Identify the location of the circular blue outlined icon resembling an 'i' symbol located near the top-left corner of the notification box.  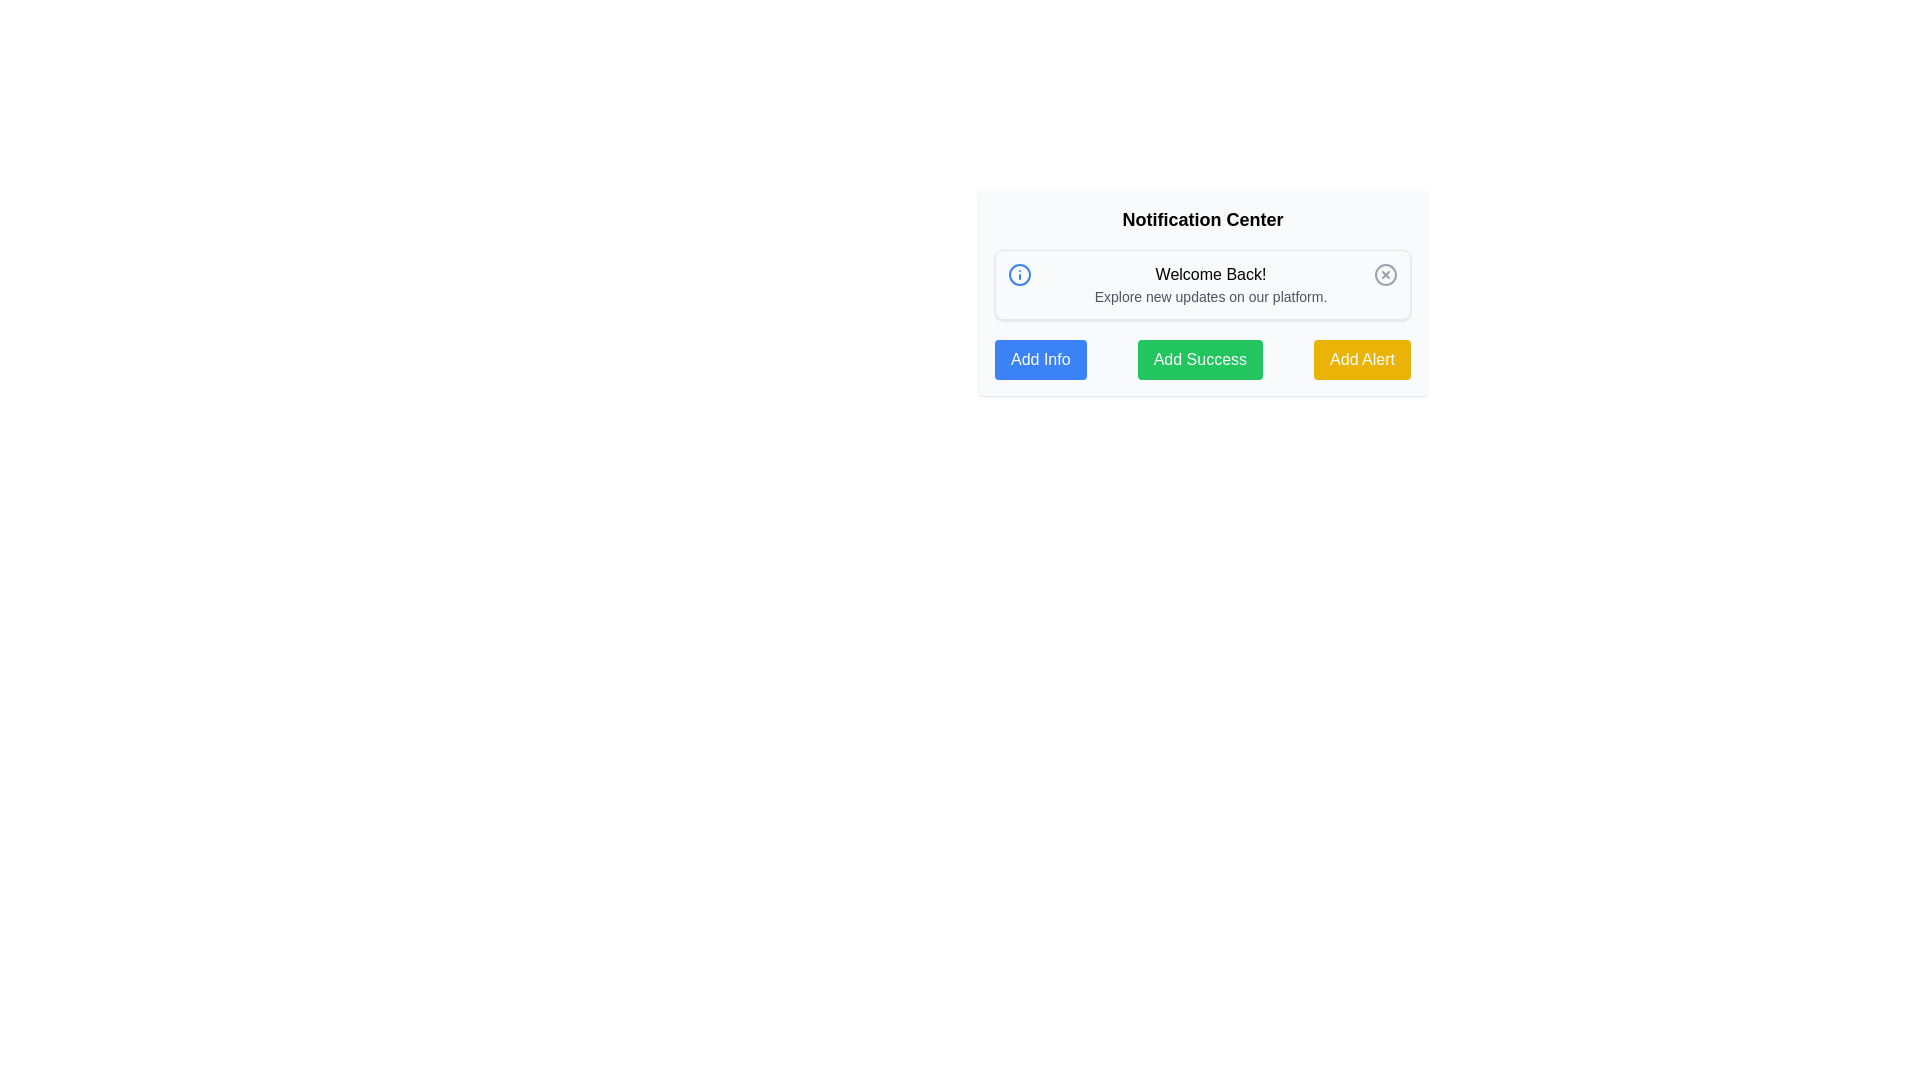
(1019, 274).